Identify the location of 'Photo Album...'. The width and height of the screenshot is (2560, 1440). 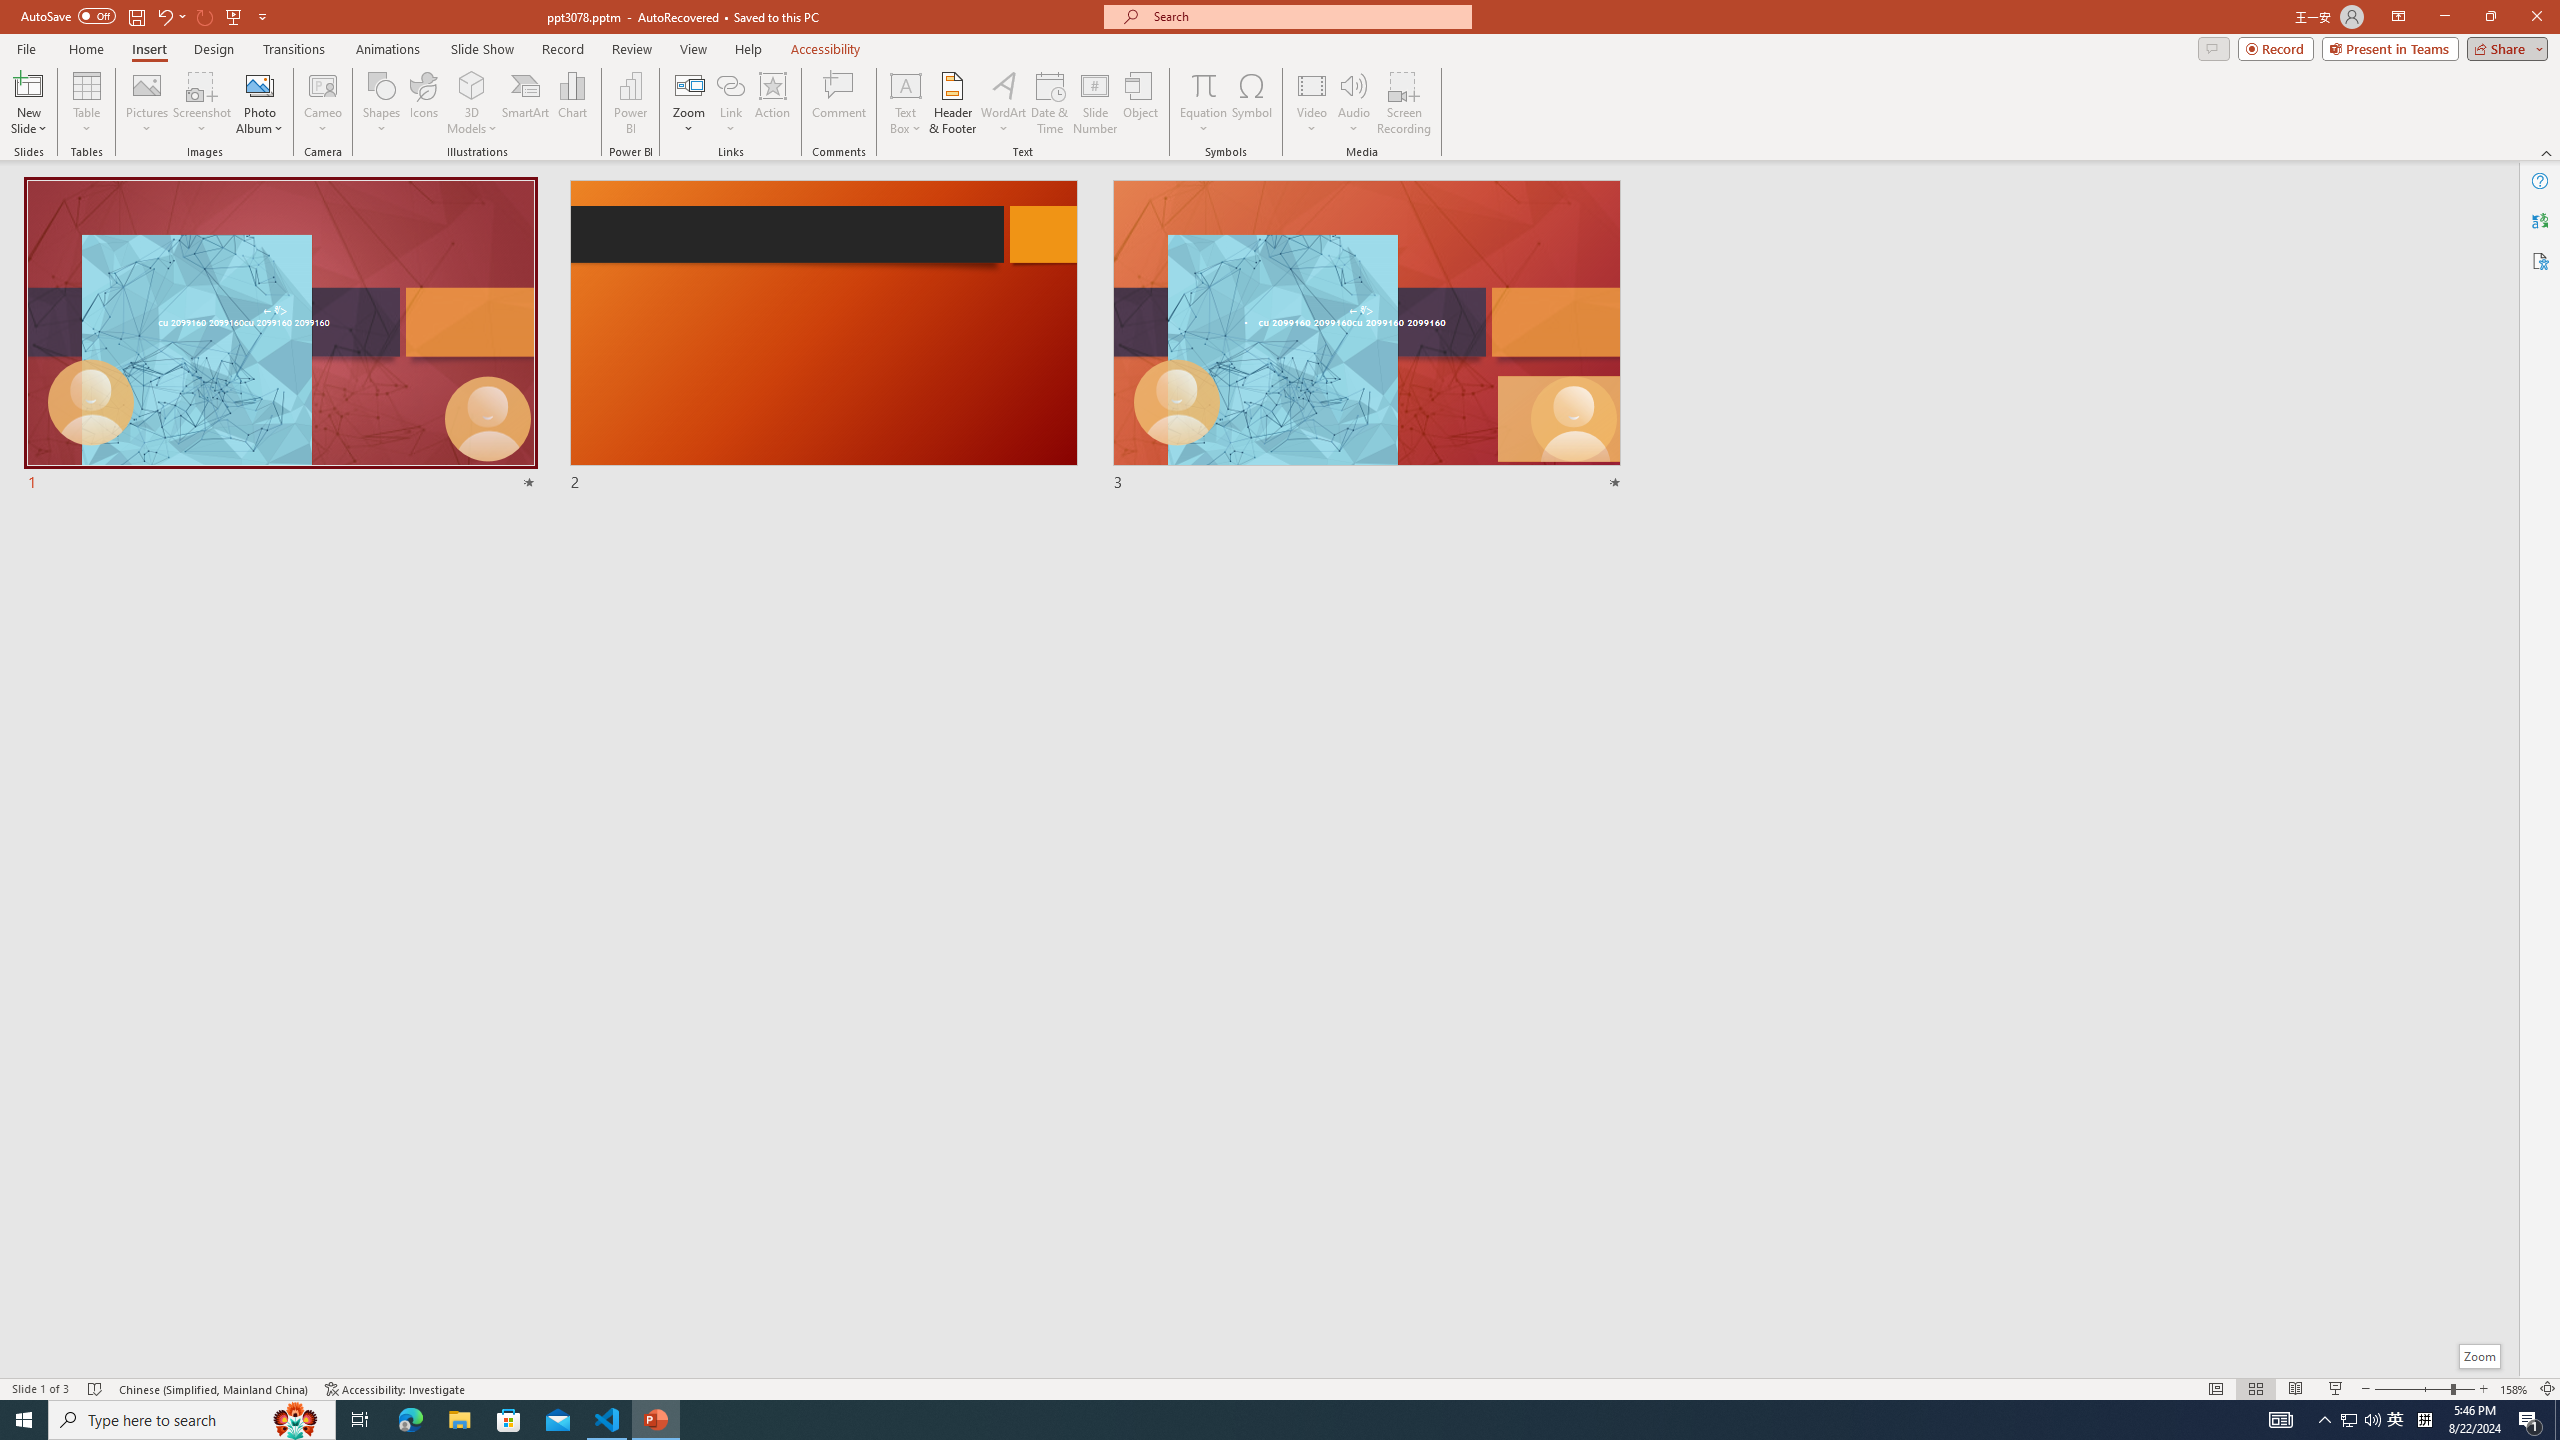
(258, 103).